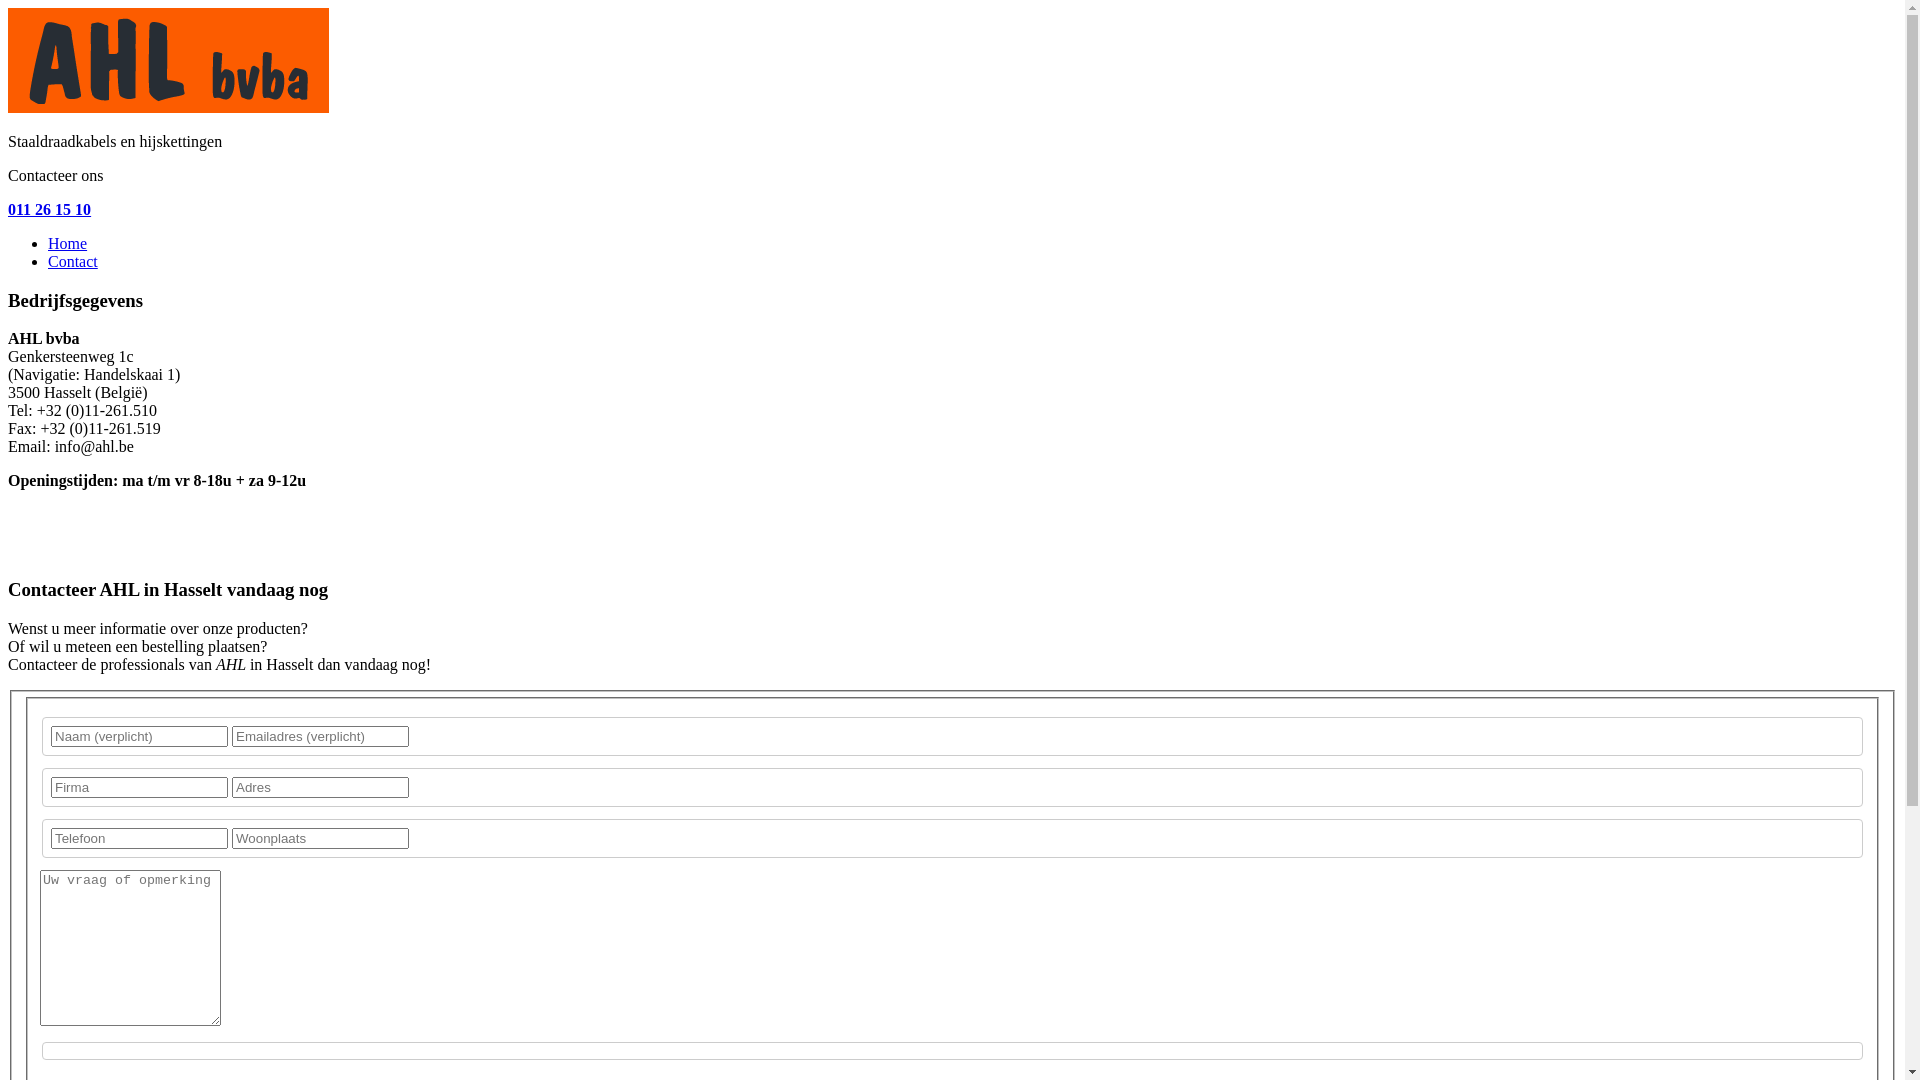 This screenshot has height=1080, width=1920. I want to click on '011 26 15 10', so click(49, 209).